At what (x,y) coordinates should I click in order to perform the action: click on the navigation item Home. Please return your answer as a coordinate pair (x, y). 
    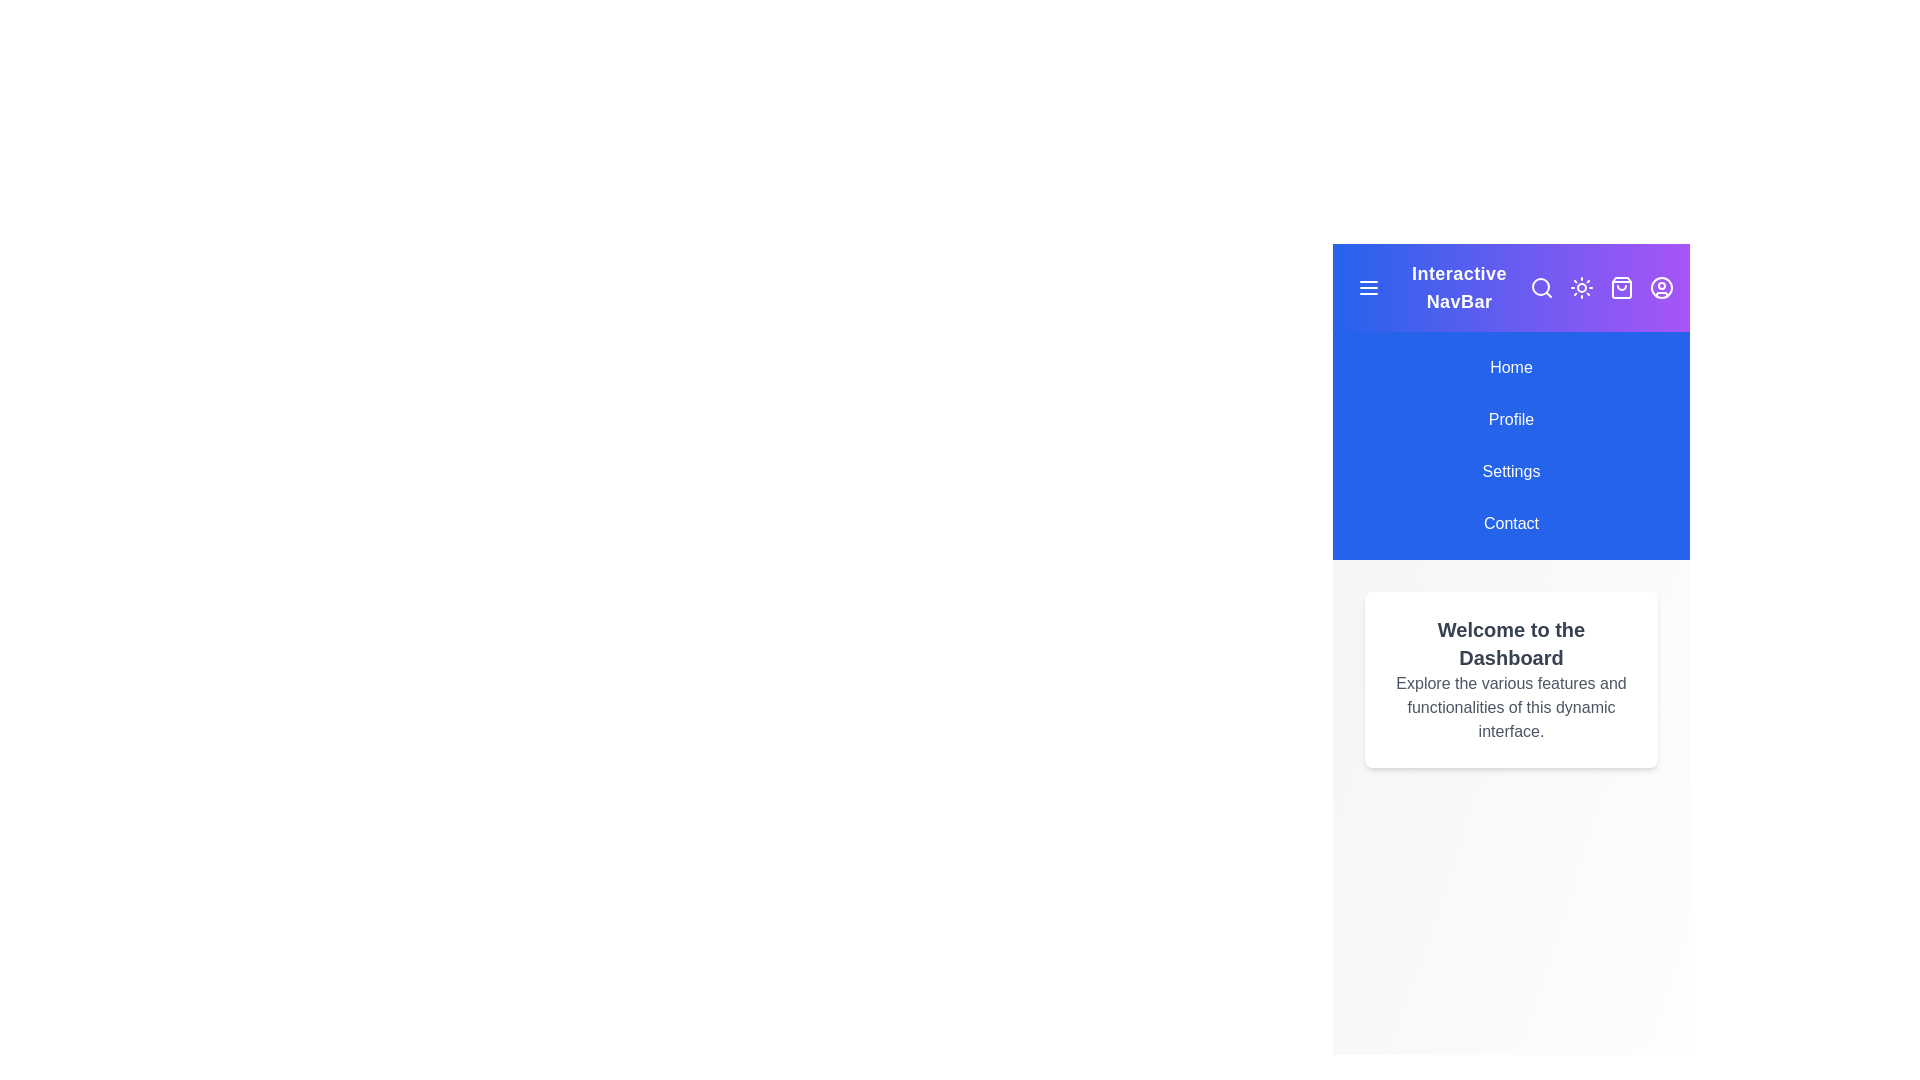
    Looking at the image, I should click on (1511, 367).